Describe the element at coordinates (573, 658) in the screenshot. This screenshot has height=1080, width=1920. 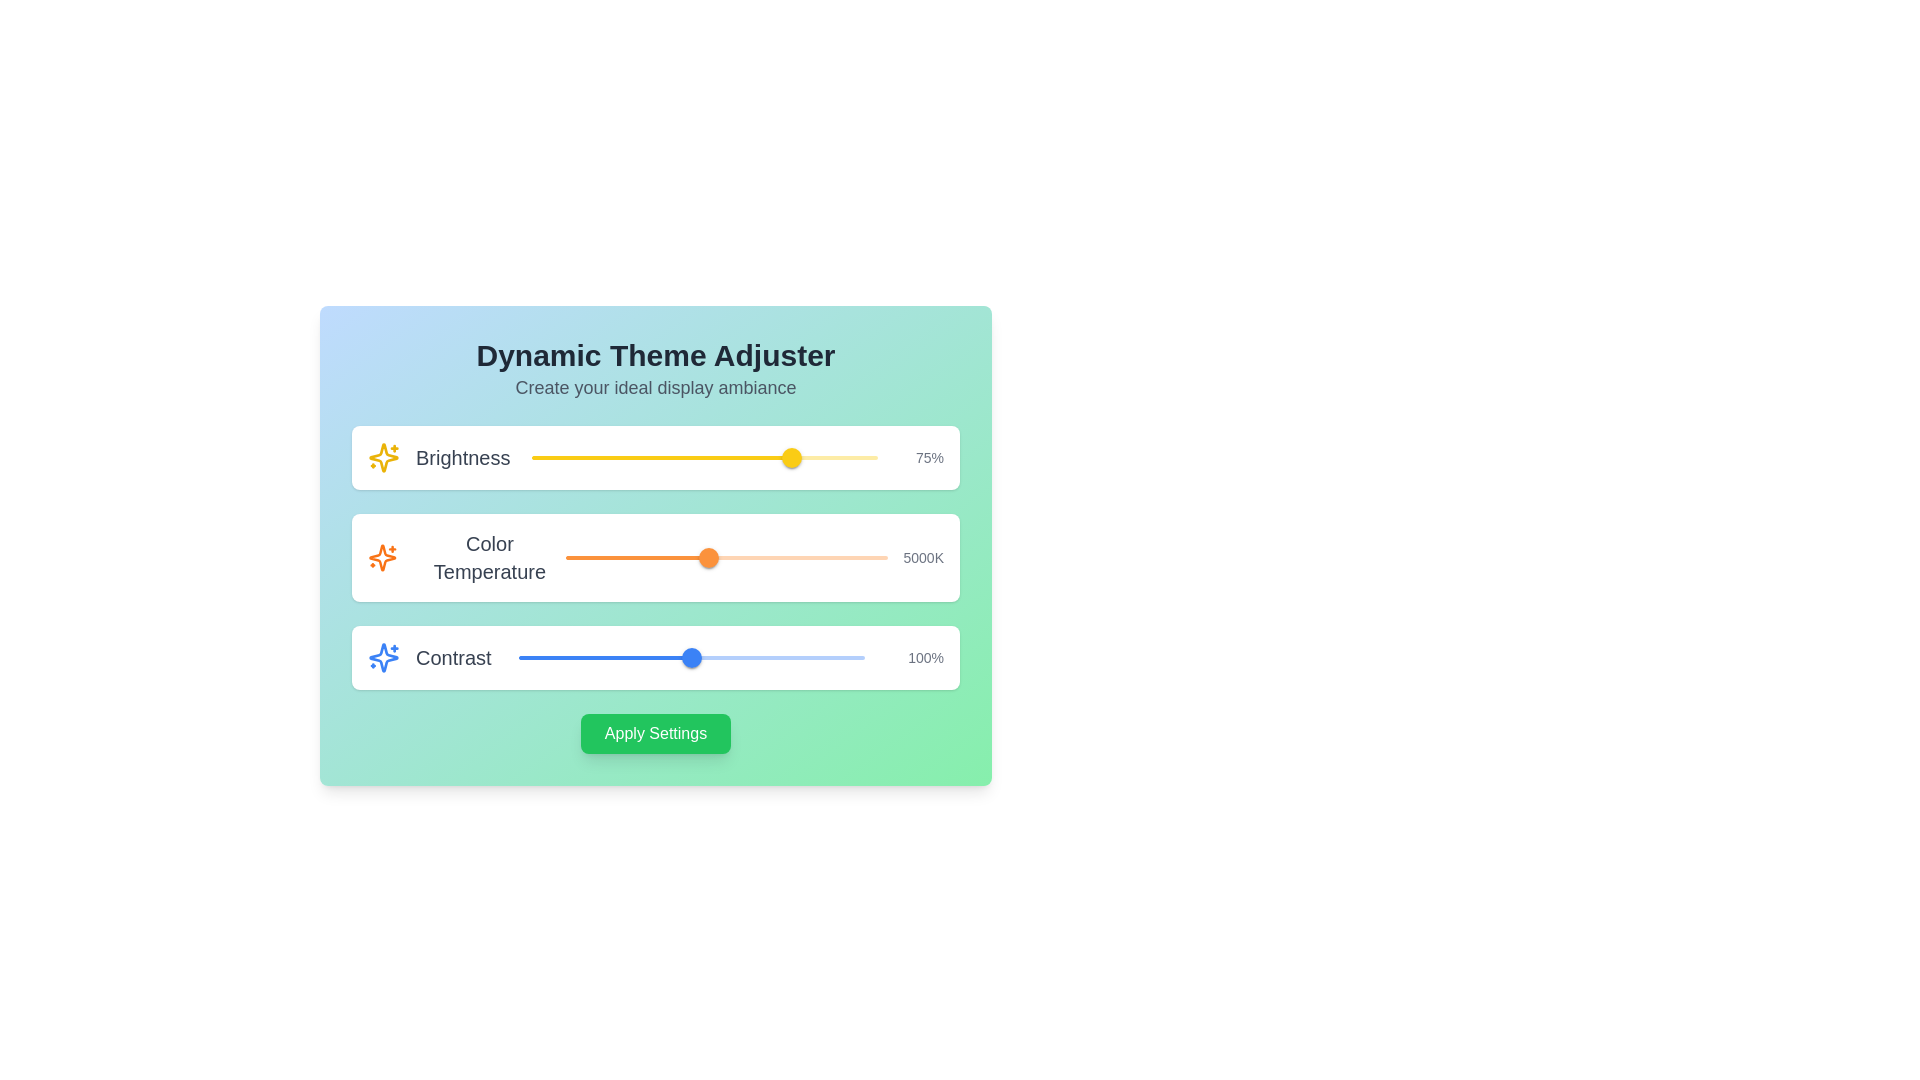
I see `the contrast level` at that location.